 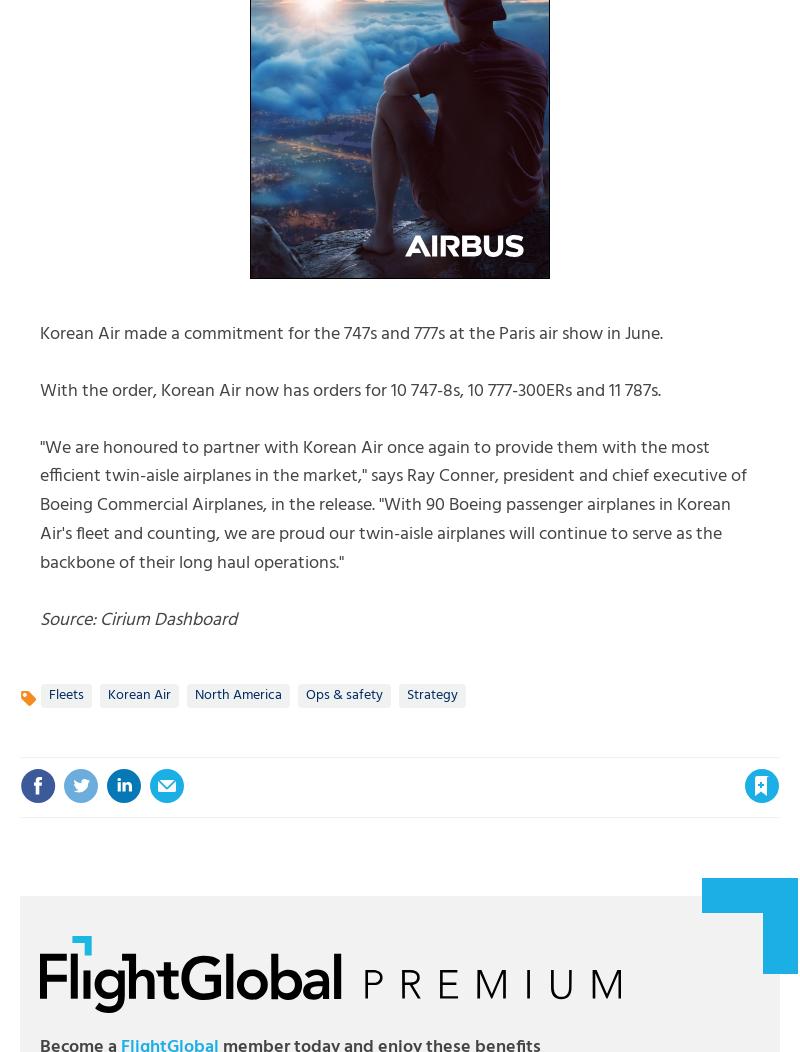 What do you see at coordinates (653, 743) in the screenshot?
I see `'to your account to use this feature'` at bounding box center [653, 743].